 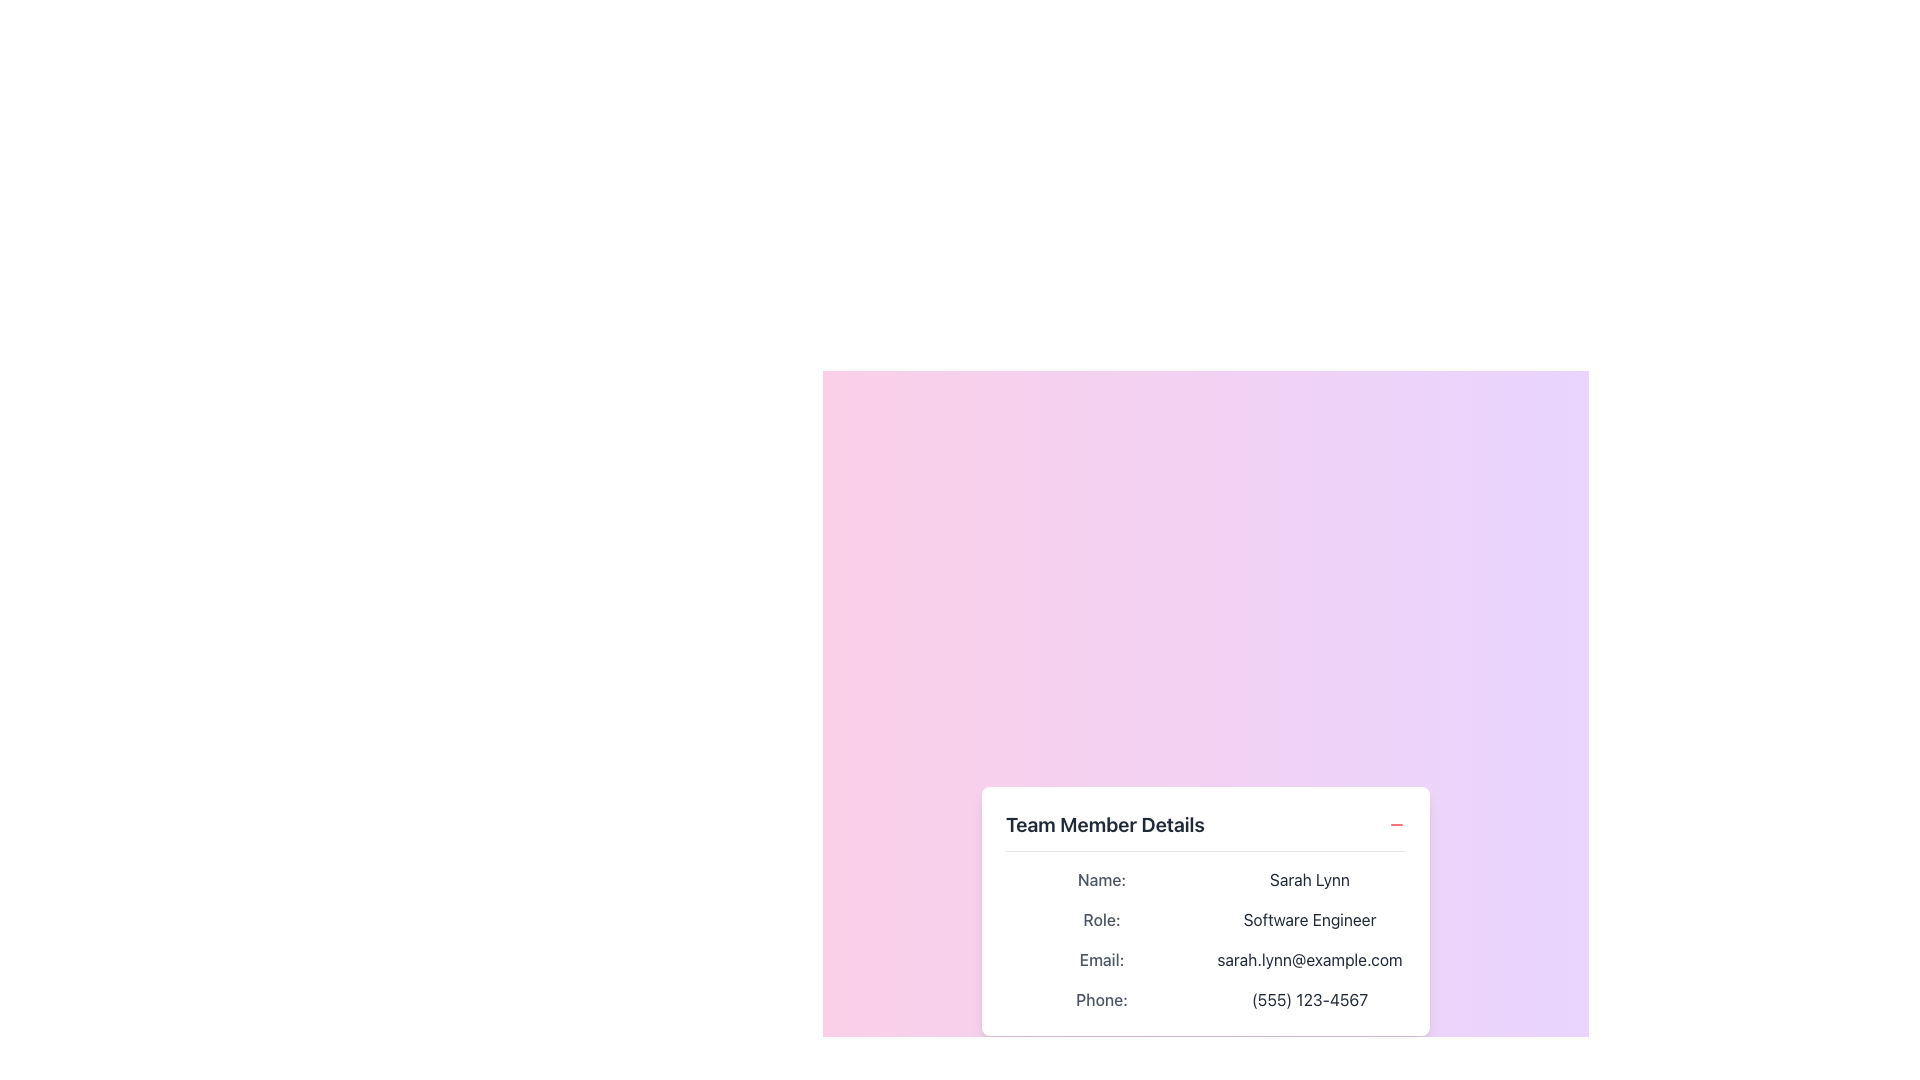 What do you see at coordinates (1101, 918) in the screenshot?
I see `the Text label that describes the role of the team member, positioned below the 'Name:' label and above the 'Email:' label in the grid layout` at bounding box center [1101, 918].